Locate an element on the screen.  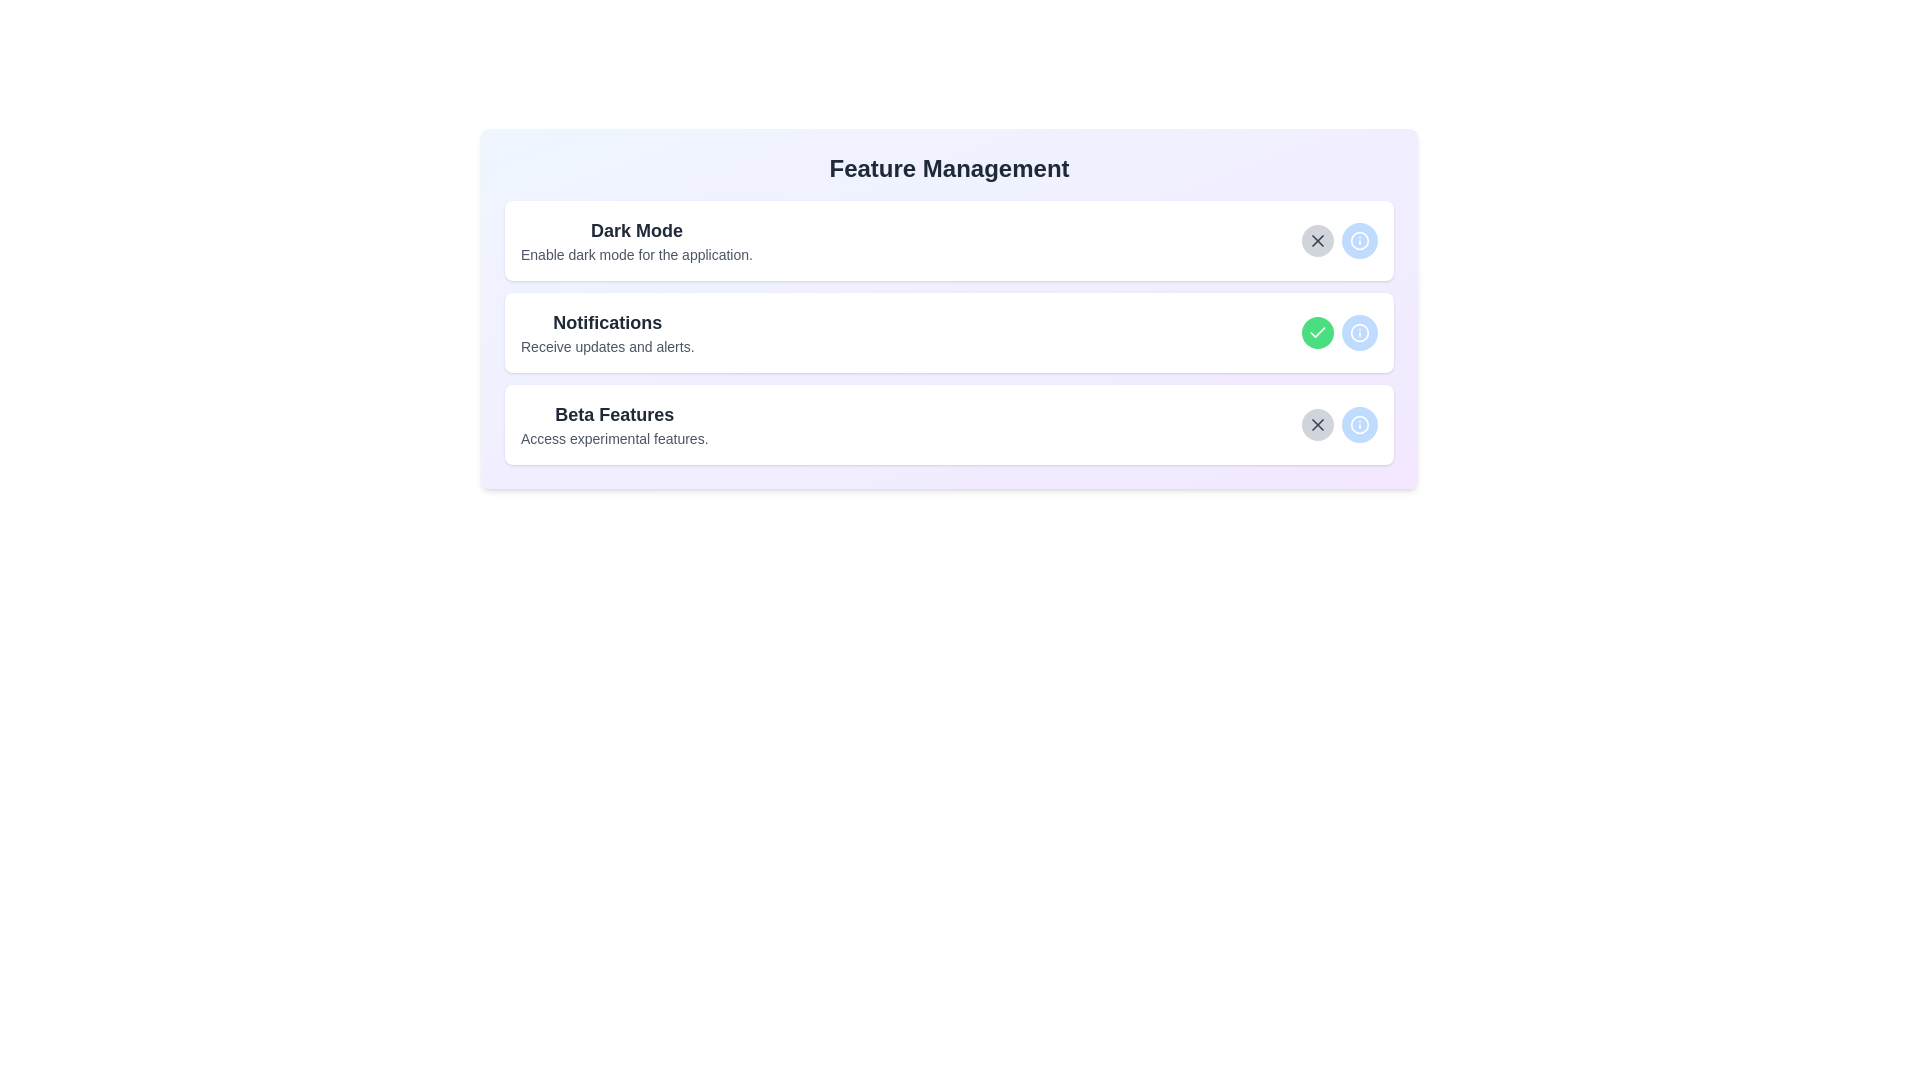
the info button for the feature Beta Features is located at coordinates (1359, 423).